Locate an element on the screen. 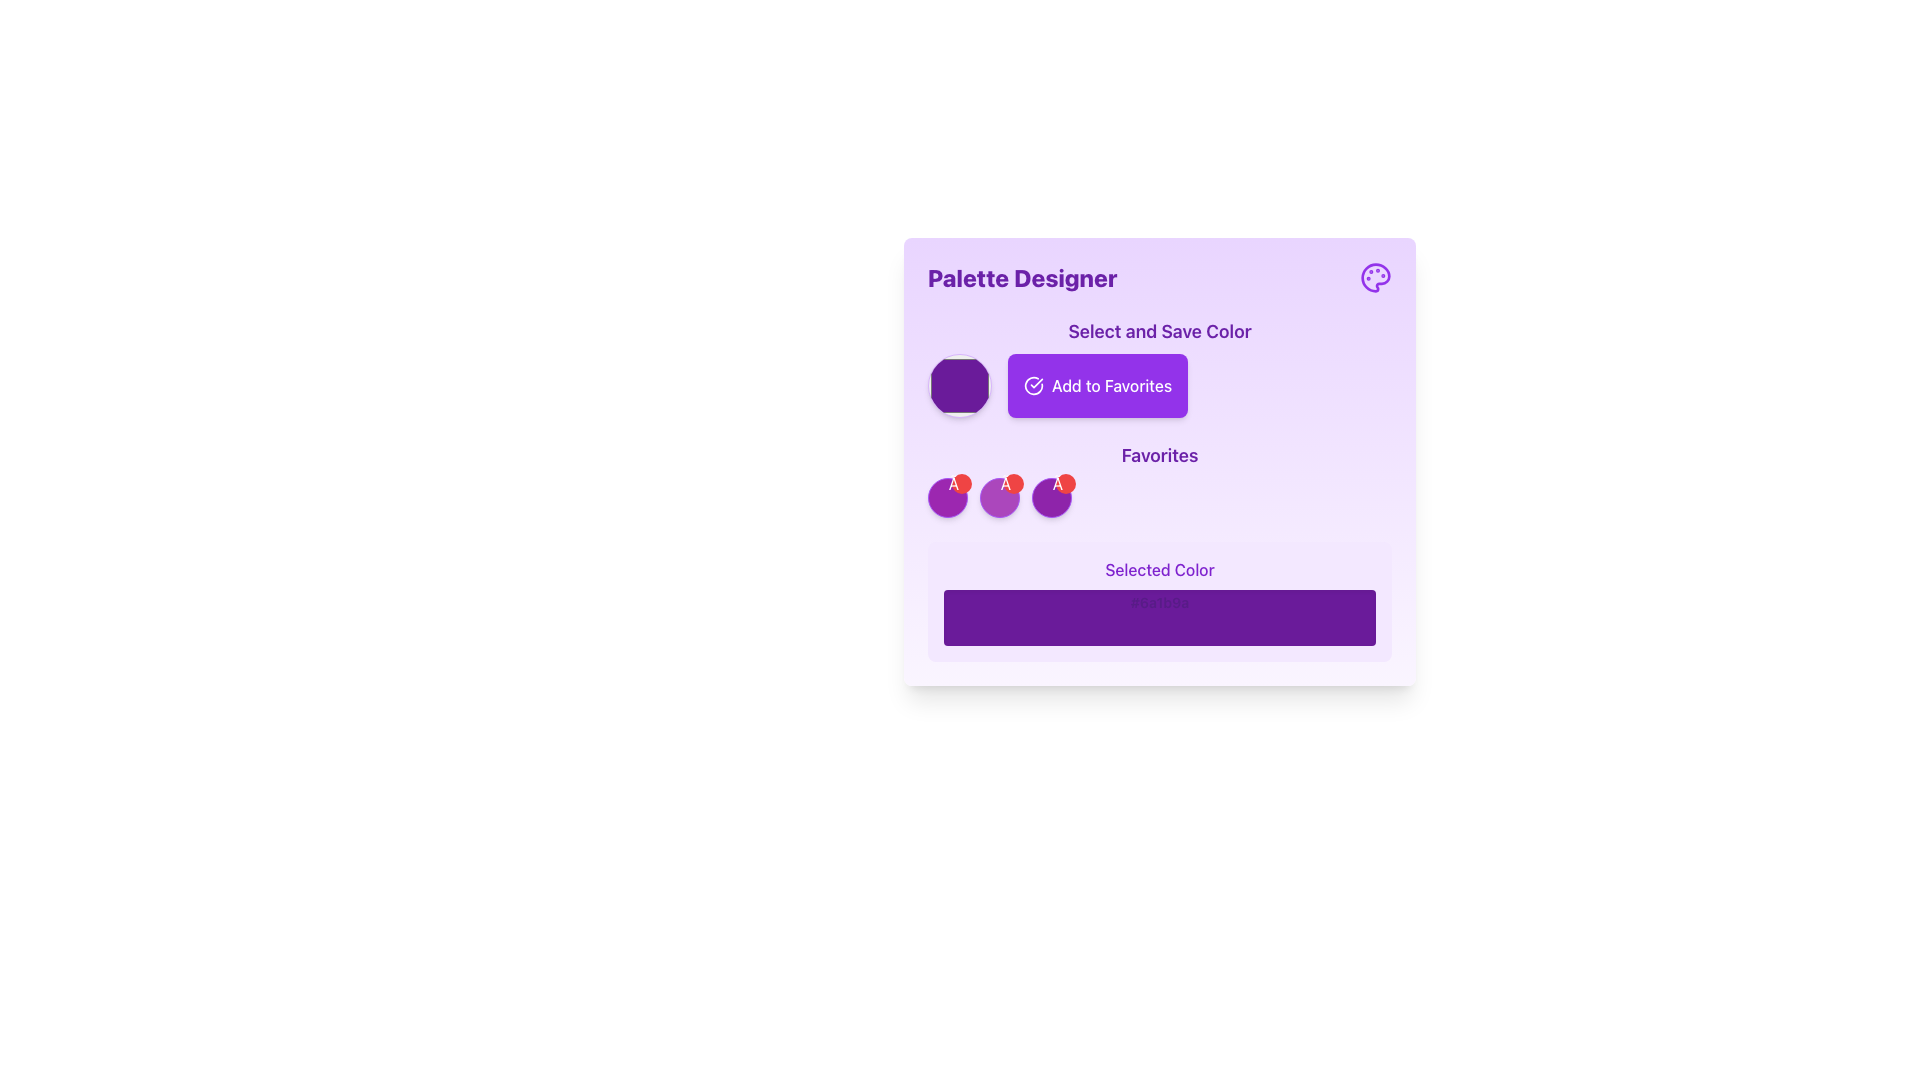 Image resolution: width=1920 pixels, height=1080 pixels. the 'Add to Favorites' button located within the 'Select and Save Color' section on the light purple card UI layout is located at coordinates (1097, 385).